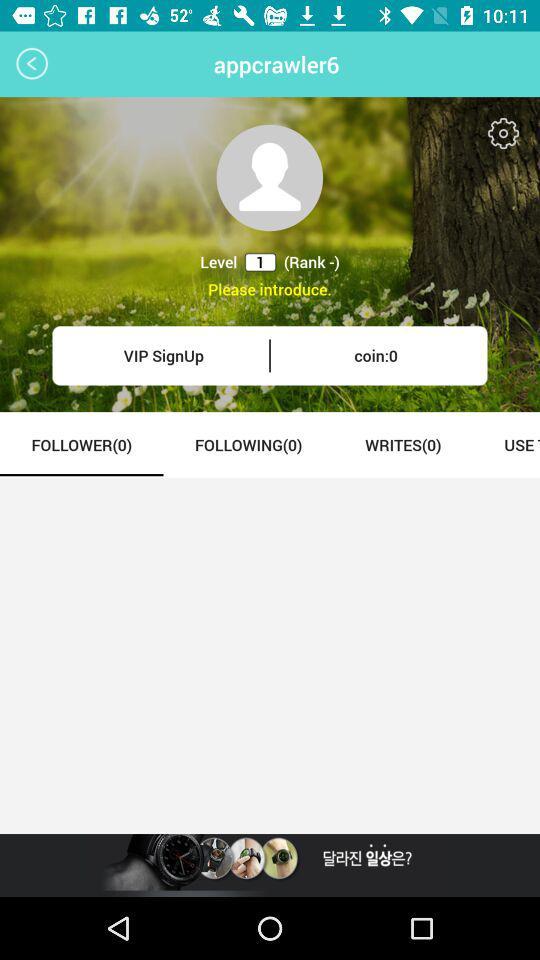 The width and height of the screenshot is (540, 960). I want to click on coin:0, so click(376, 355).